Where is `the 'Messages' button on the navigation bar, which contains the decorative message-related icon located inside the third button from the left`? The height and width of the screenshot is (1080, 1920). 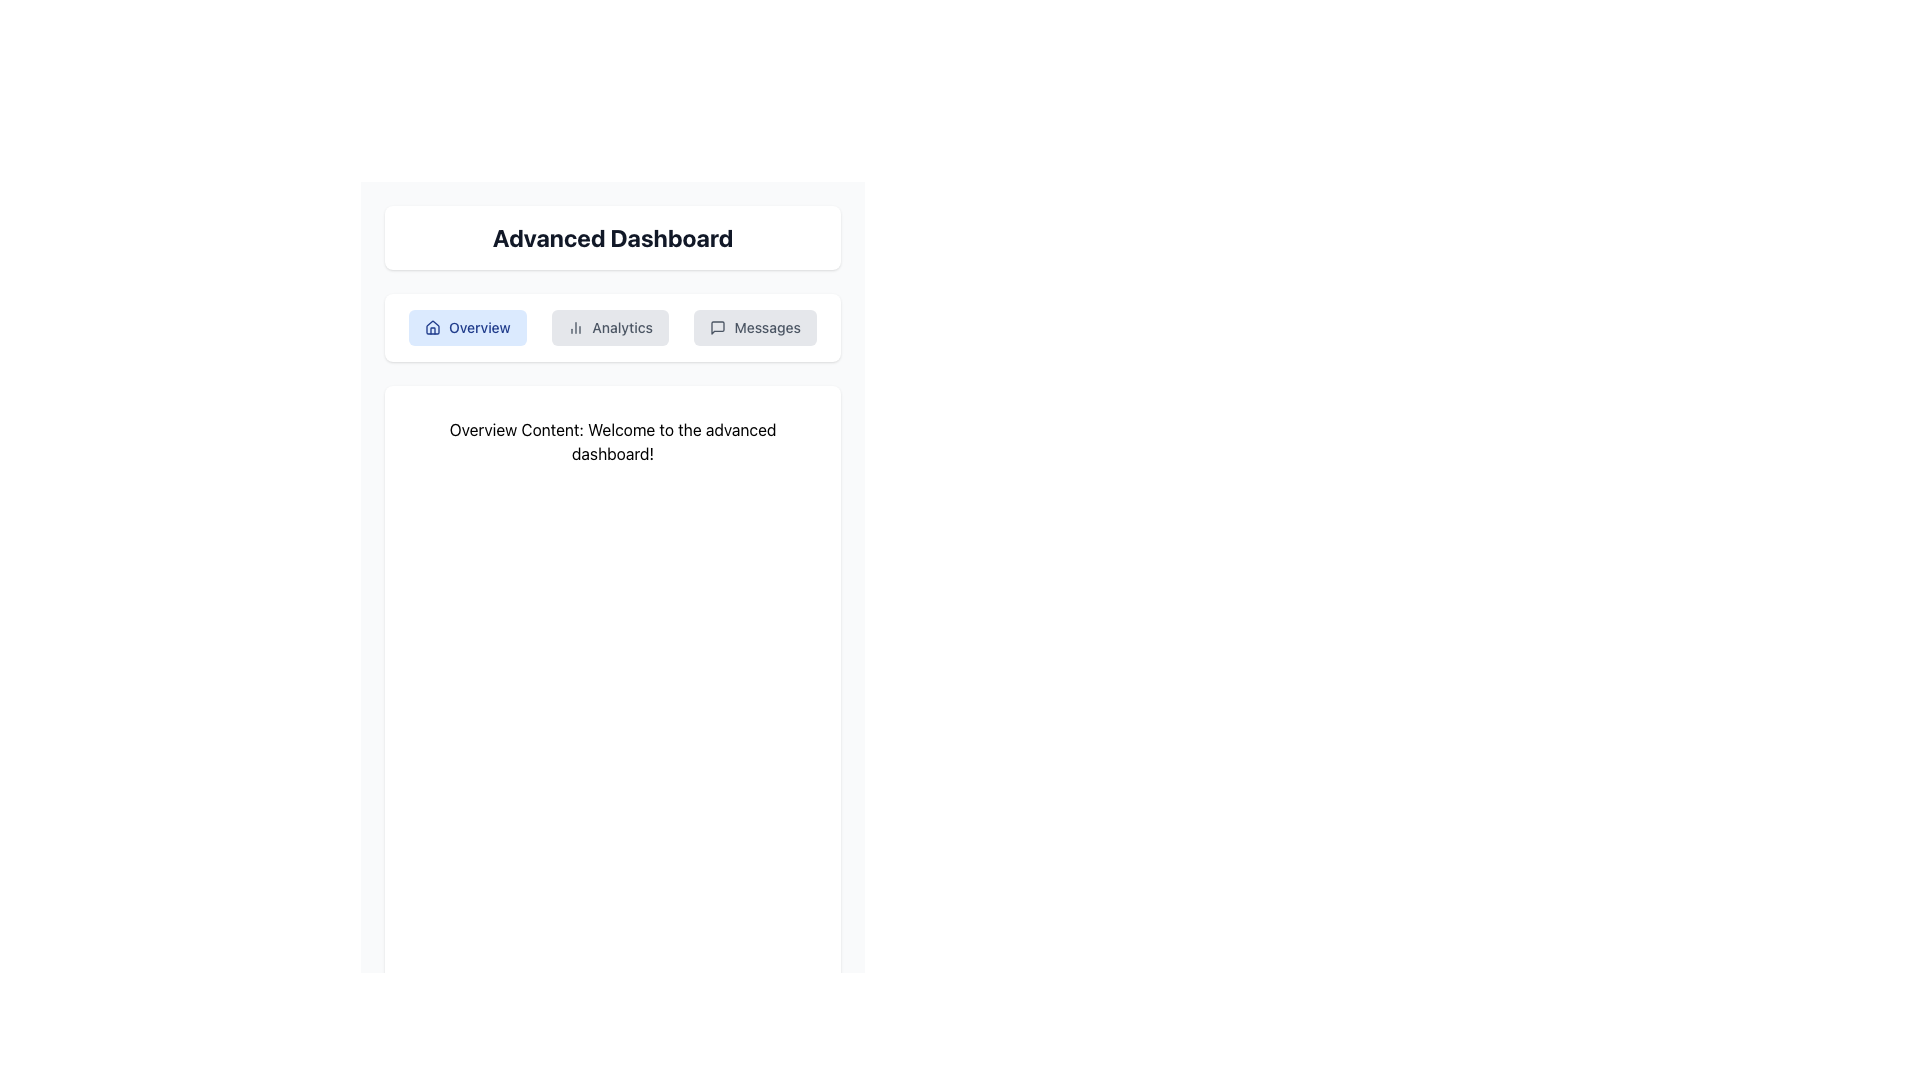
the 'Messages' button on the navigation bar, which contains the decorative message-related icon located inside the third button from the left is located at coordinates (718, 326).